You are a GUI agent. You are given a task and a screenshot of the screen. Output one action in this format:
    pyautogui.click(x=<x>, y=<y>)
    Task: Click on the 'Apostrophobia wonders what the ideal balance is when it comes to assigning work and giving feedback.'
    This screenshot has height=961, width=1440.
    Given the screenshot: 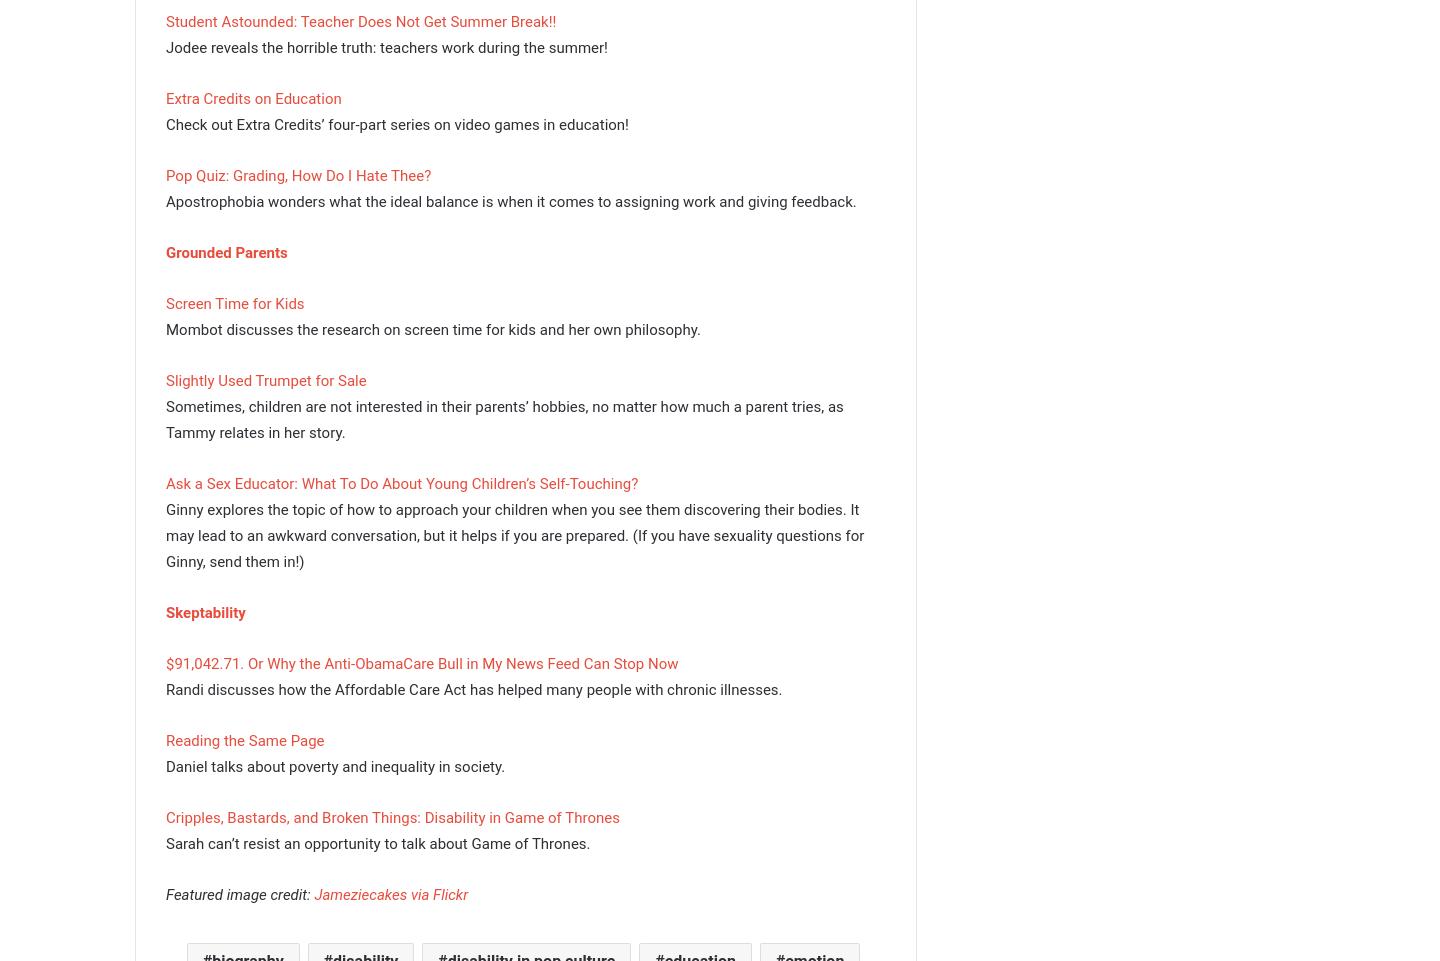 What is the action you would take?
    pyautogui.click(x=510, y=201)
    